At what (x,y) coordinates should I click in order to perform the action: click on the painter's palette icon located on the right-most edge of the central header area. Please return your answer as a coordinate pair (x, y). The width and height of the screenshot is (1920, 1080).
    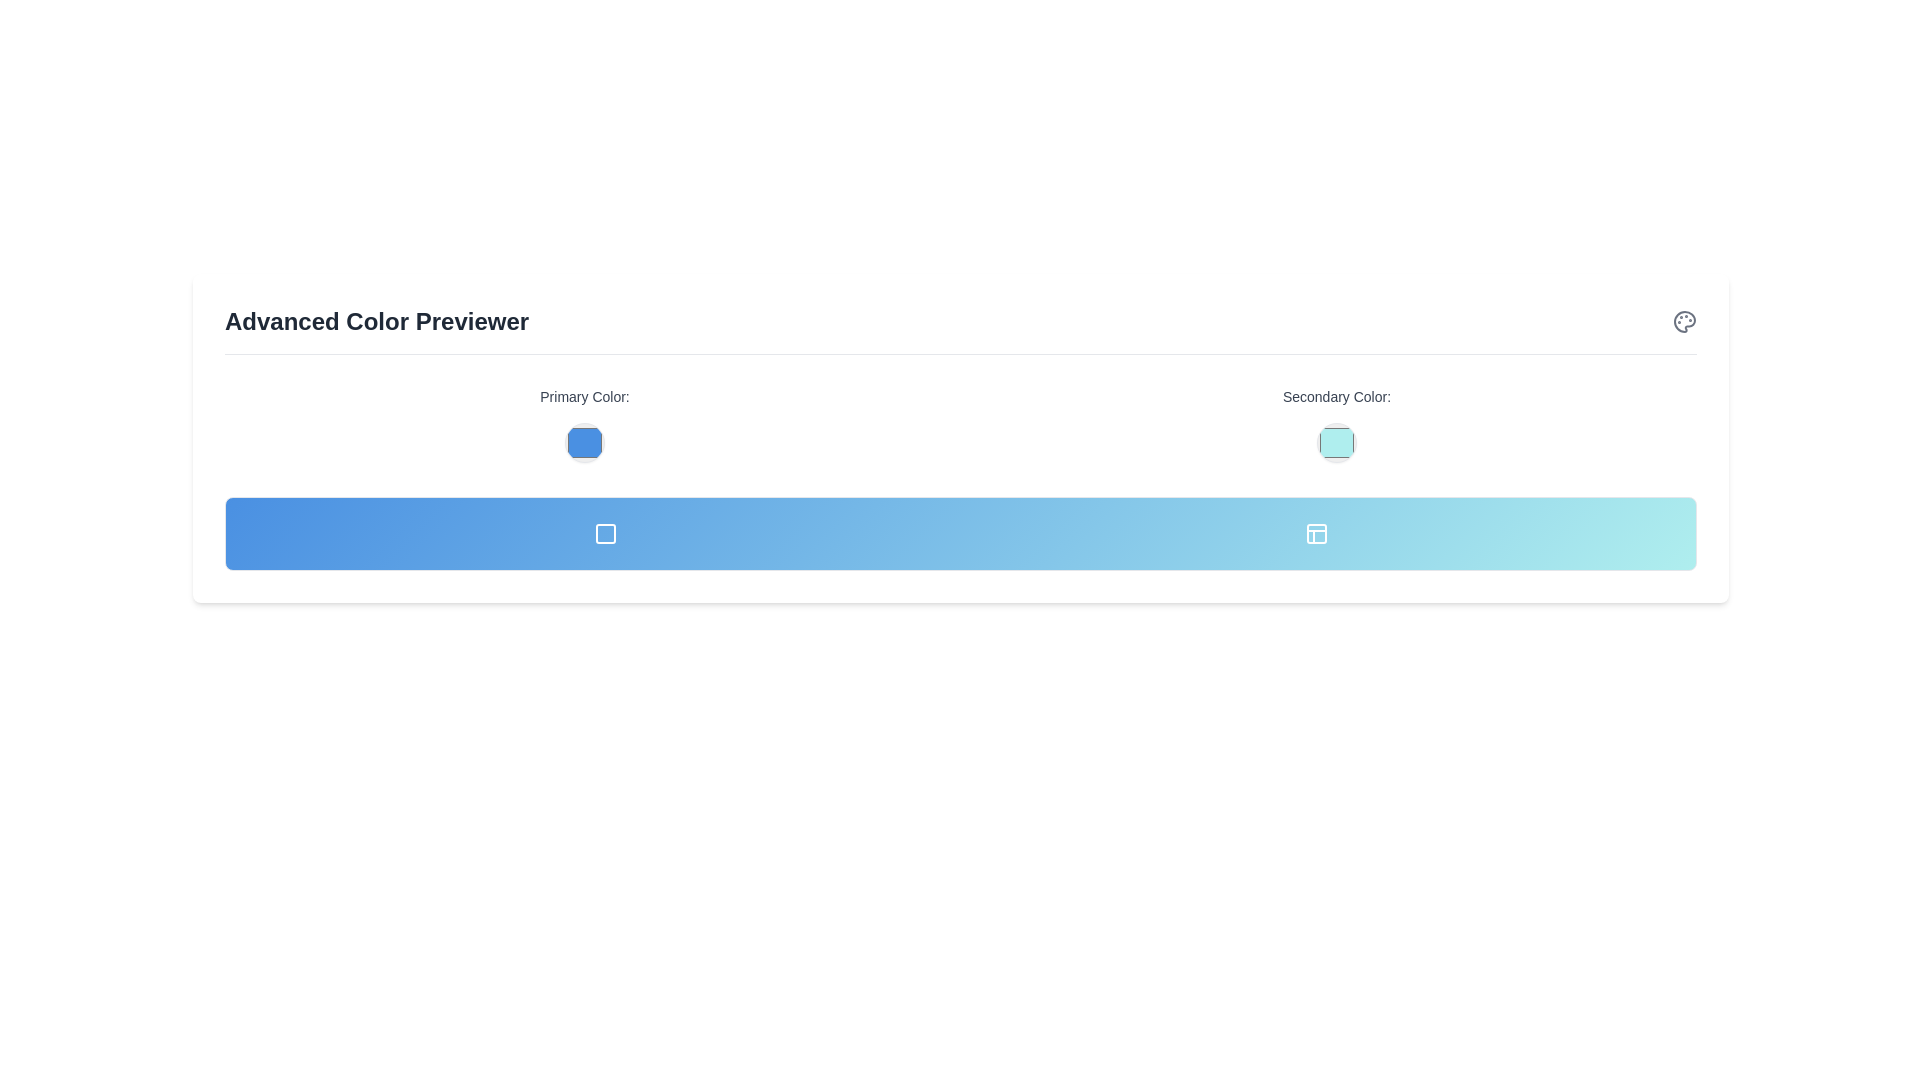
    Looking at the image, I should click on (1683, 320).